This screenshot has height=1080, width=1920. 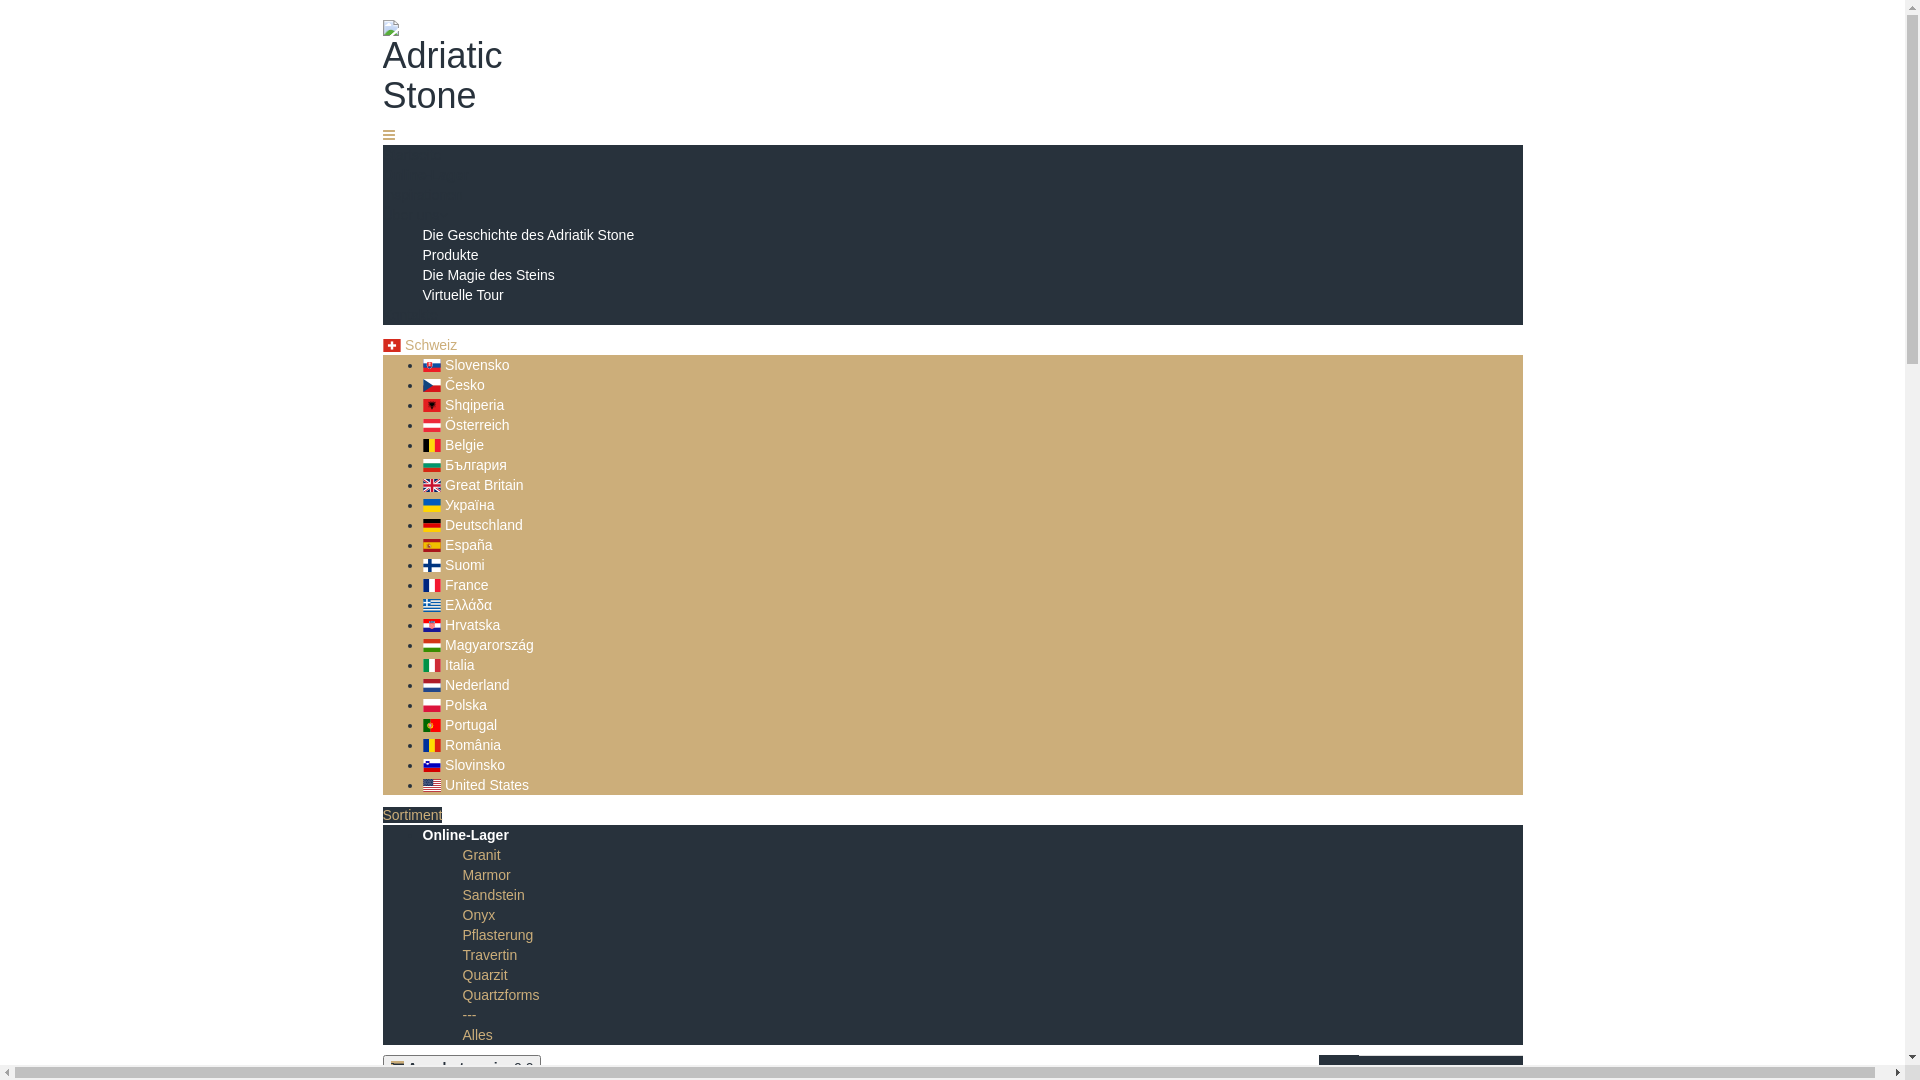 I want to click on 'Produkte', so click(x=449, y=253).